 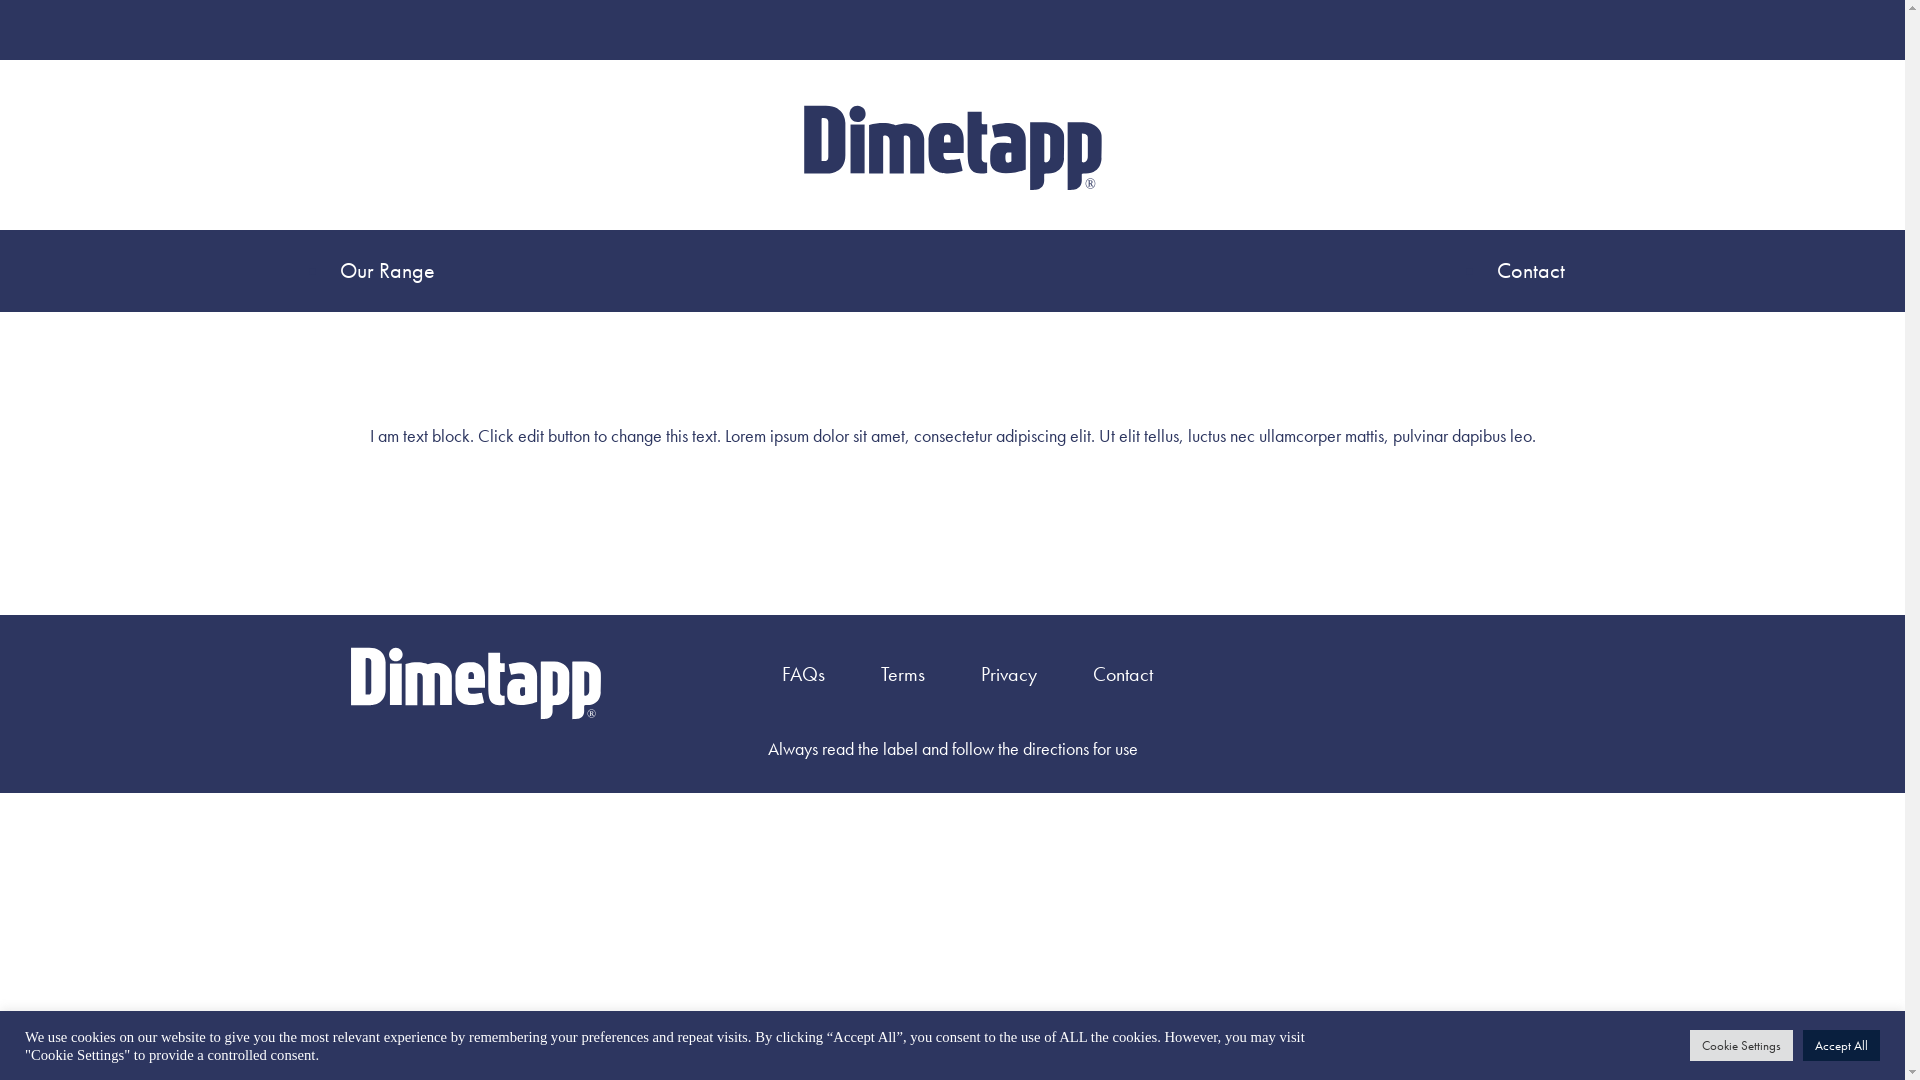 I want to click on 'Contact', so click(x=1530, y=270).